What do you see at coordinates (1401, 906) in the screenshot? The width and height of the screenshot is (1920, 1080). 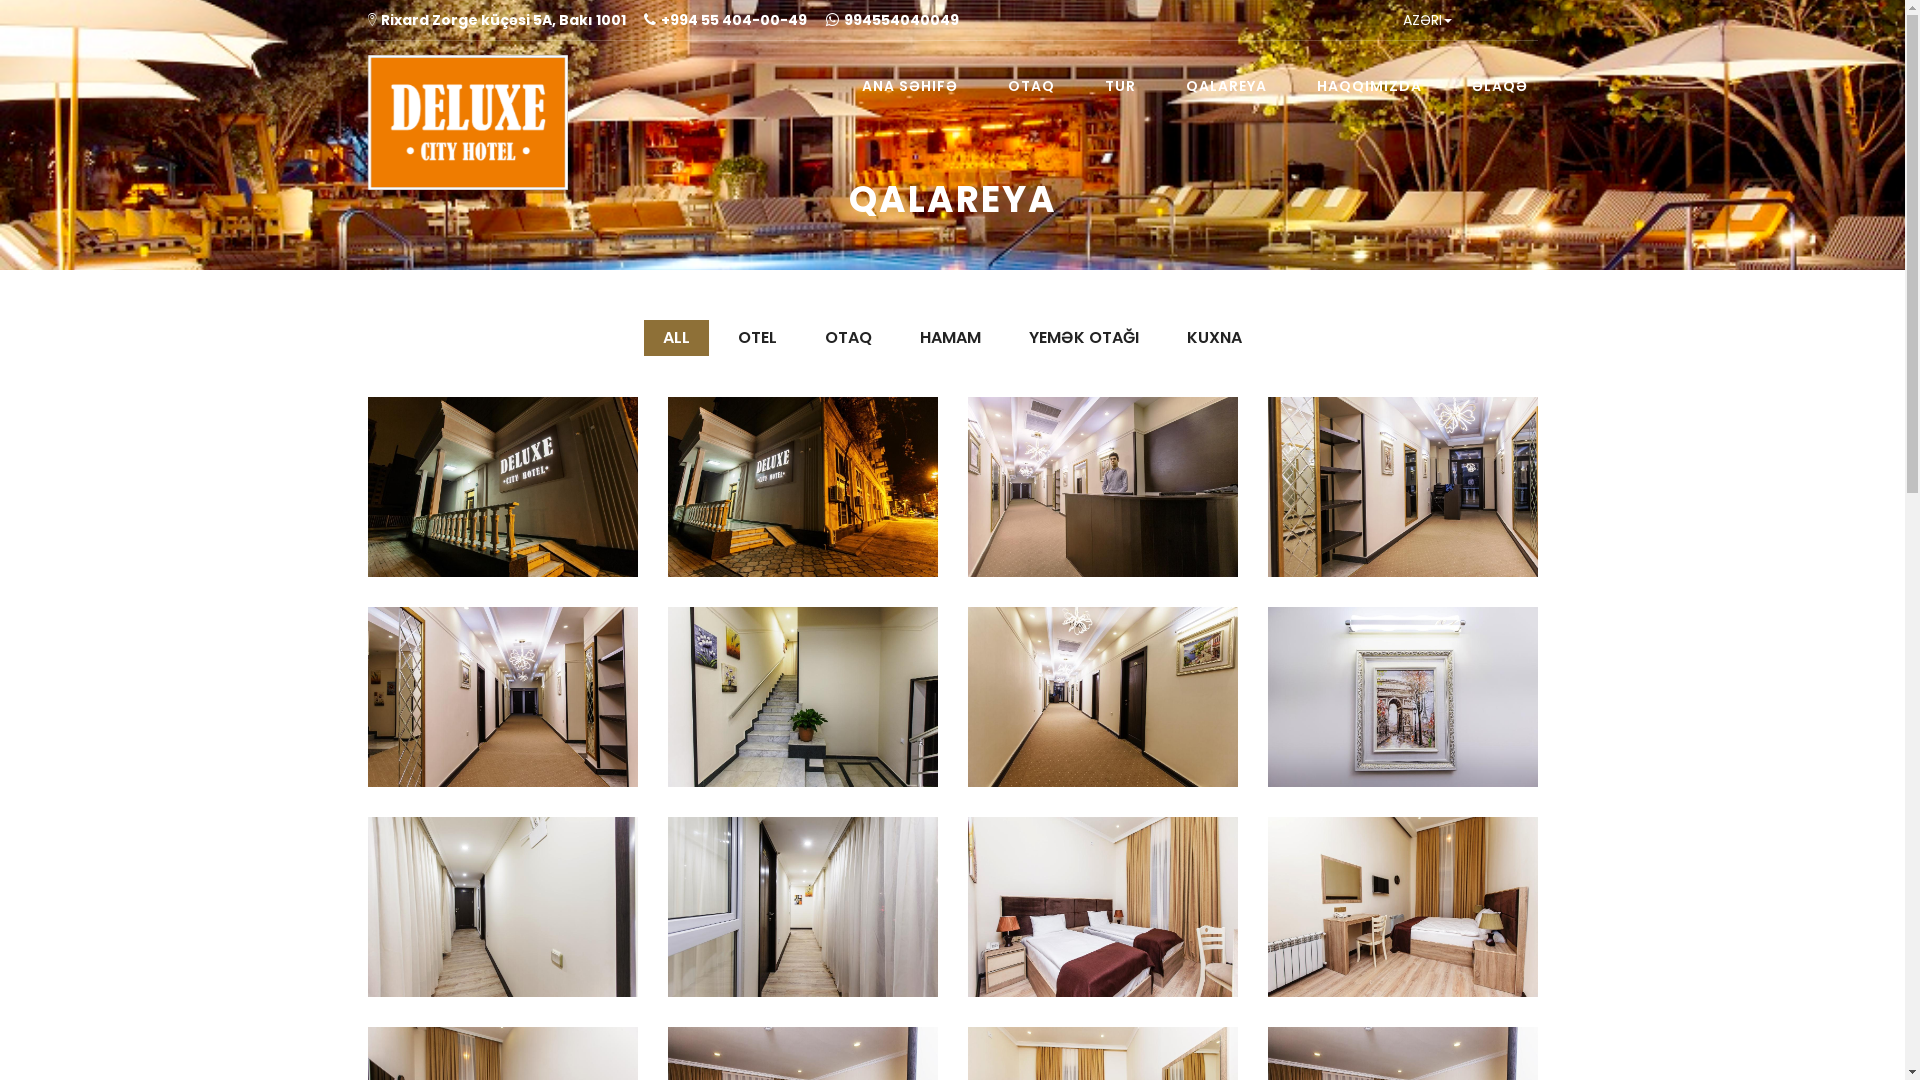 I see `'Otaq'` at bounding box center [1401, 906].